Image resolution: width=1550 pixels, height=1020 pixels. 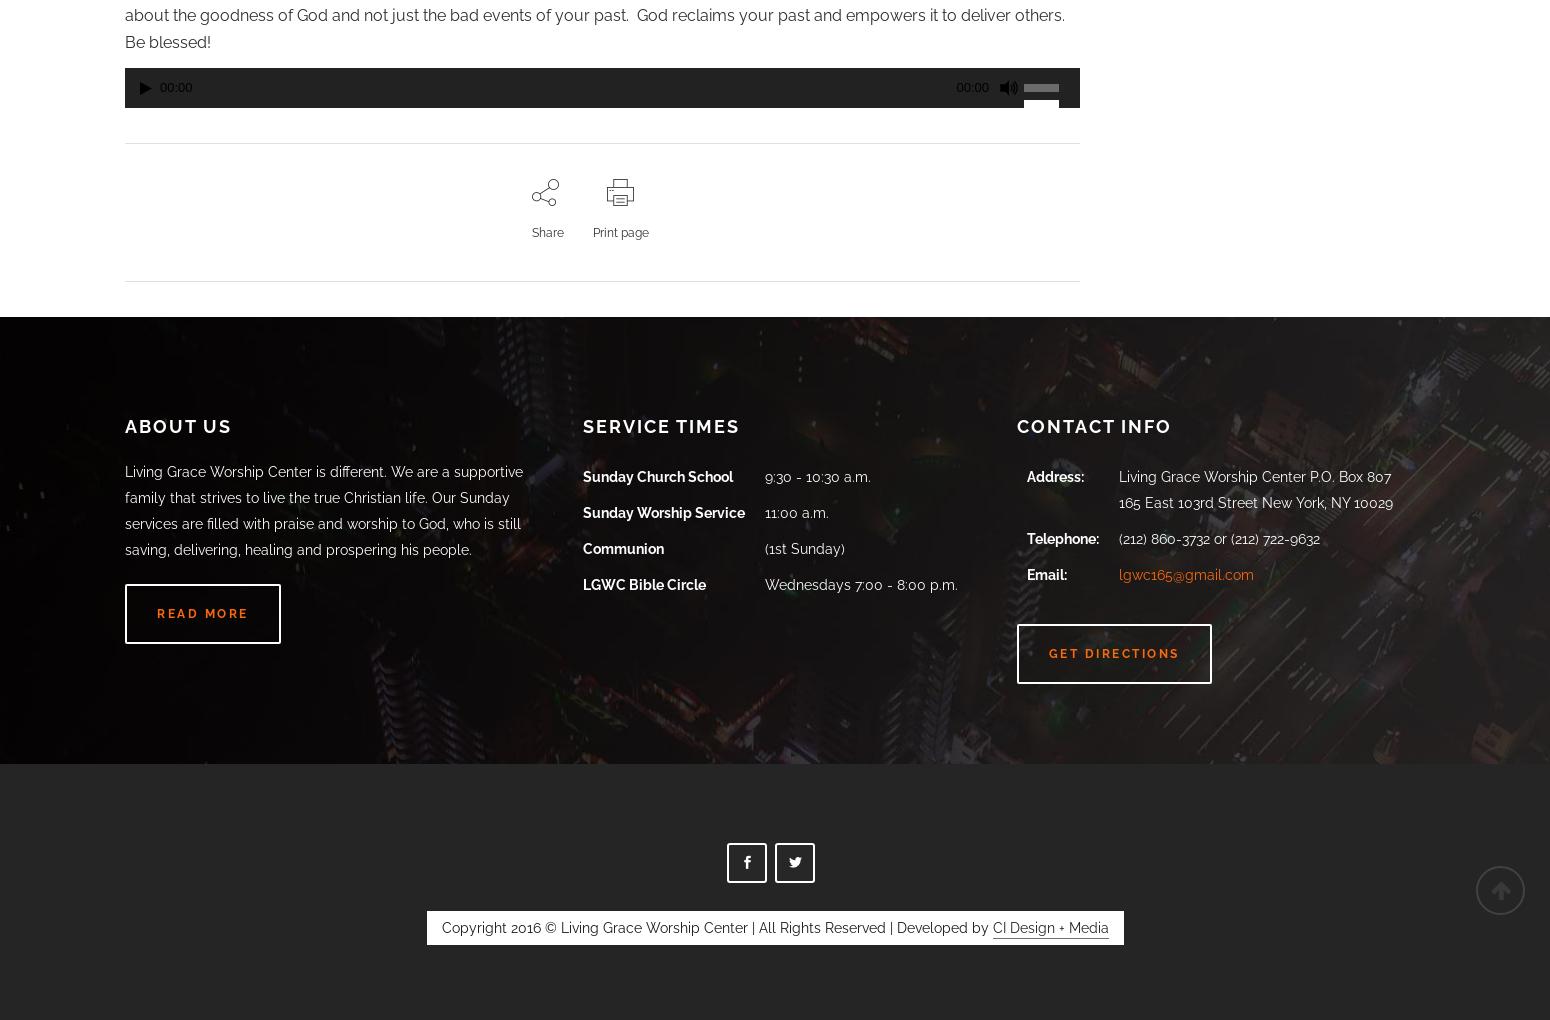 What do you see at coordinates (546, 232) in the screenshot?
I see `'Share'` at bounding box center [546, 232].